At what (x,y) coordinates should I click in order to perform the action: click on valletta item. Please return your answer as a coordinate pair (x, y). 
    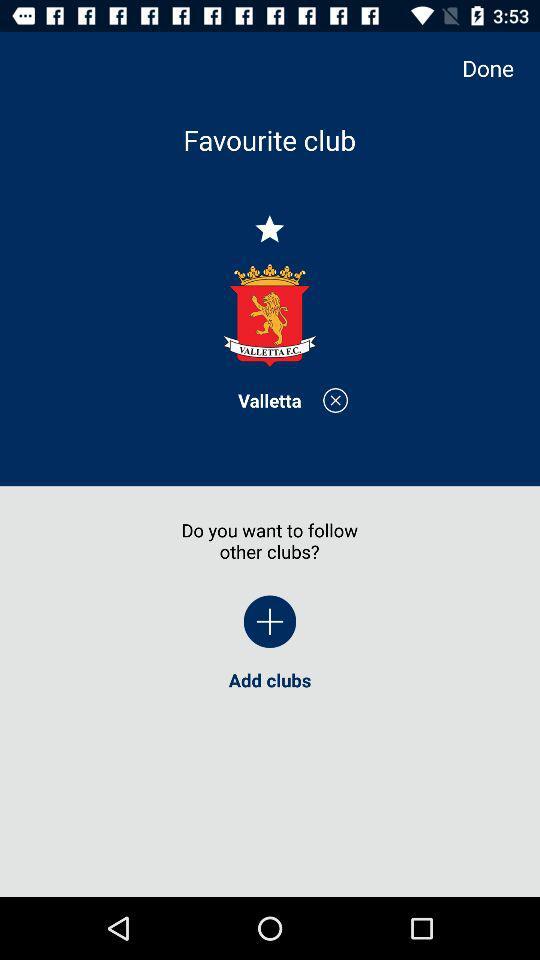
    Looking at the image, I should click on (269, 399).